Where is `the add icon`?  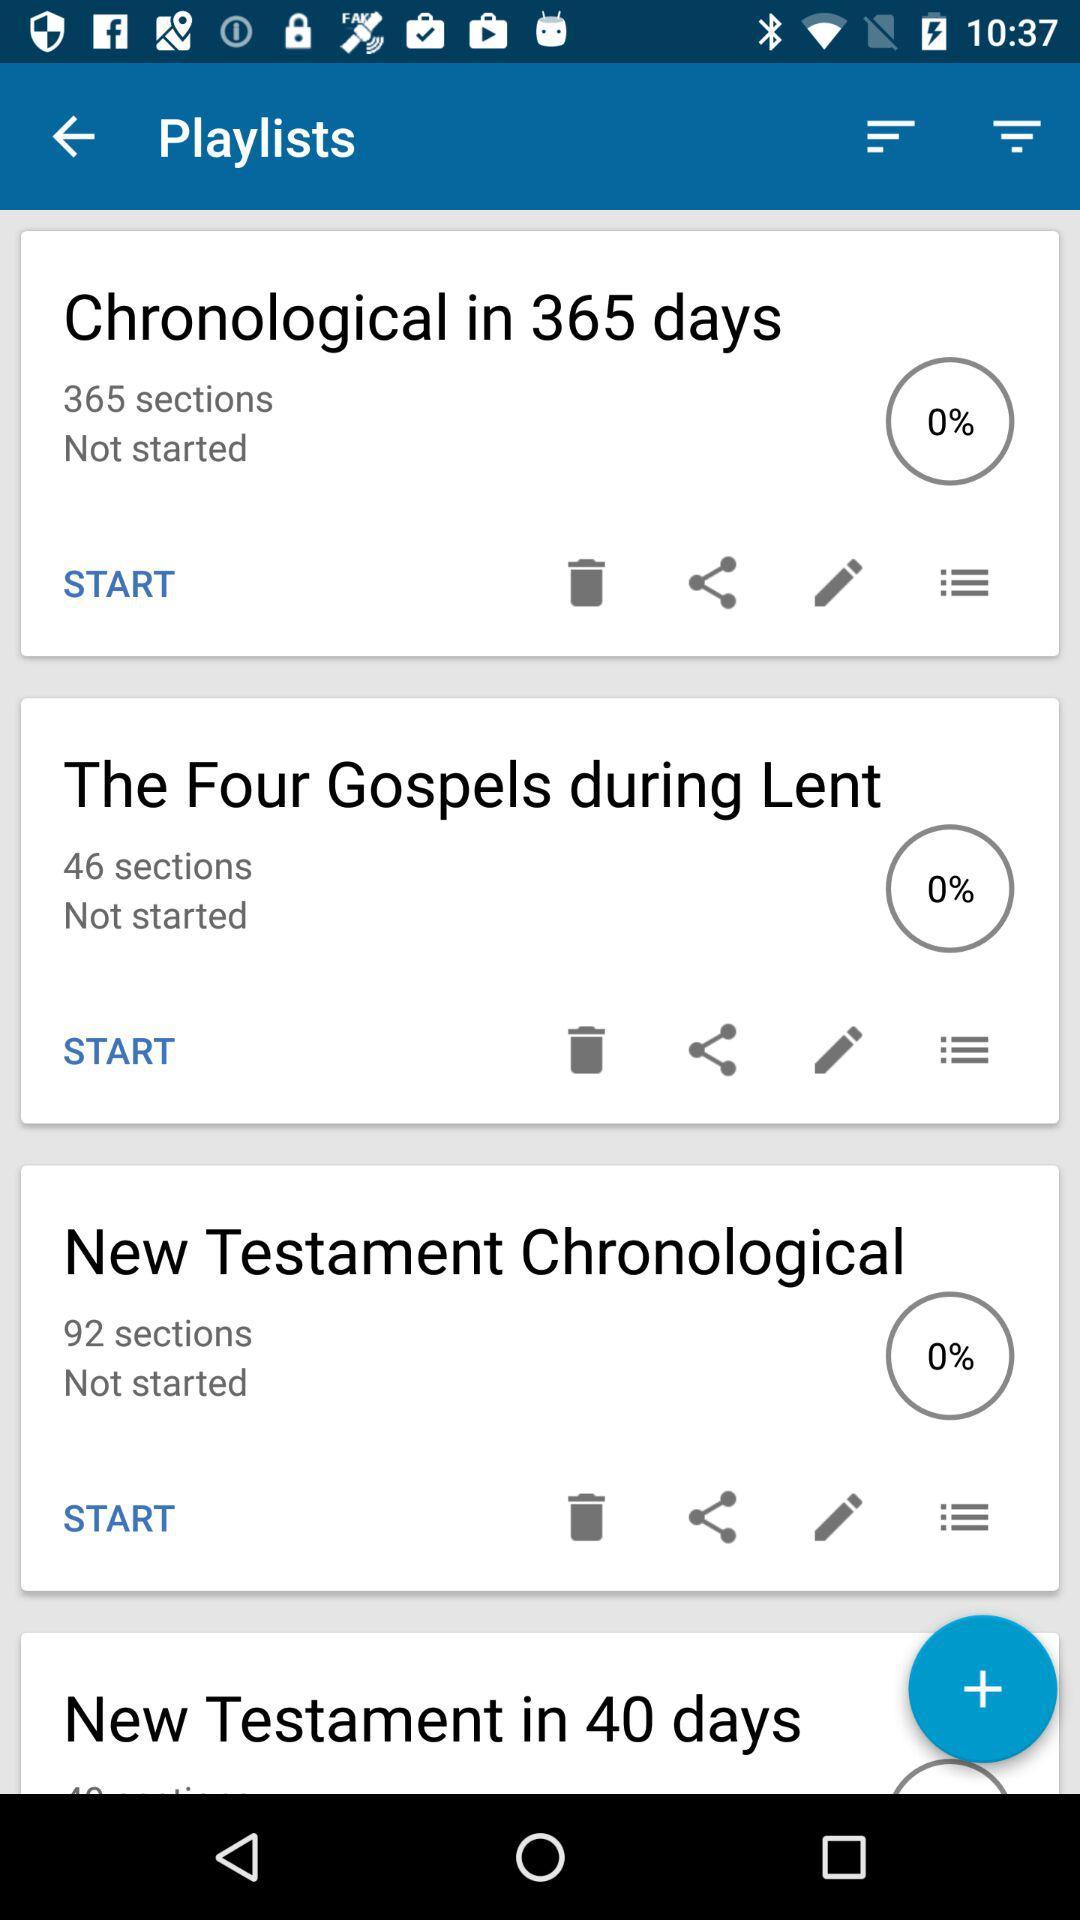 the add icon is located at coordinates (981, 1695).